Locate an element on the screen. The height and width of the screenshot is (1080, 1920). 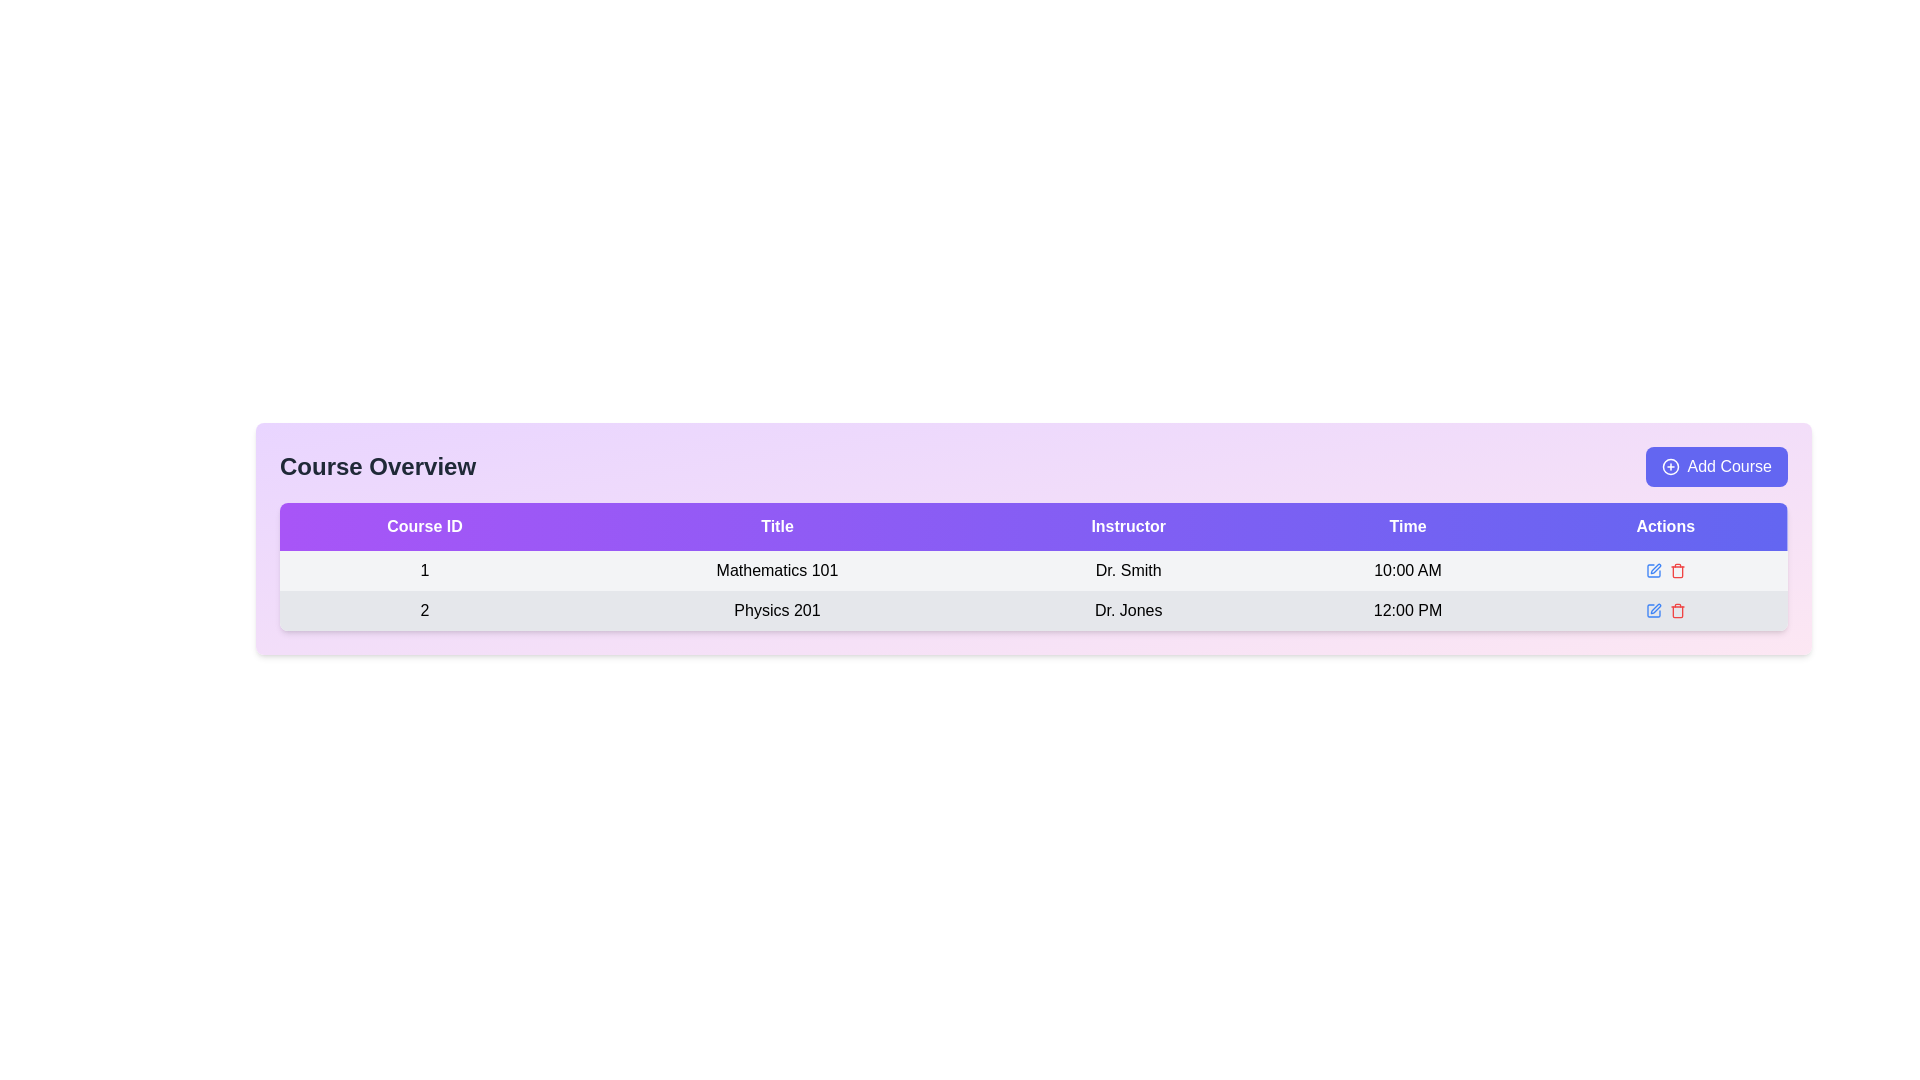
the delete icon button located in the 'Actions' column of the second row of the table is located at coordinates (1665, 609).